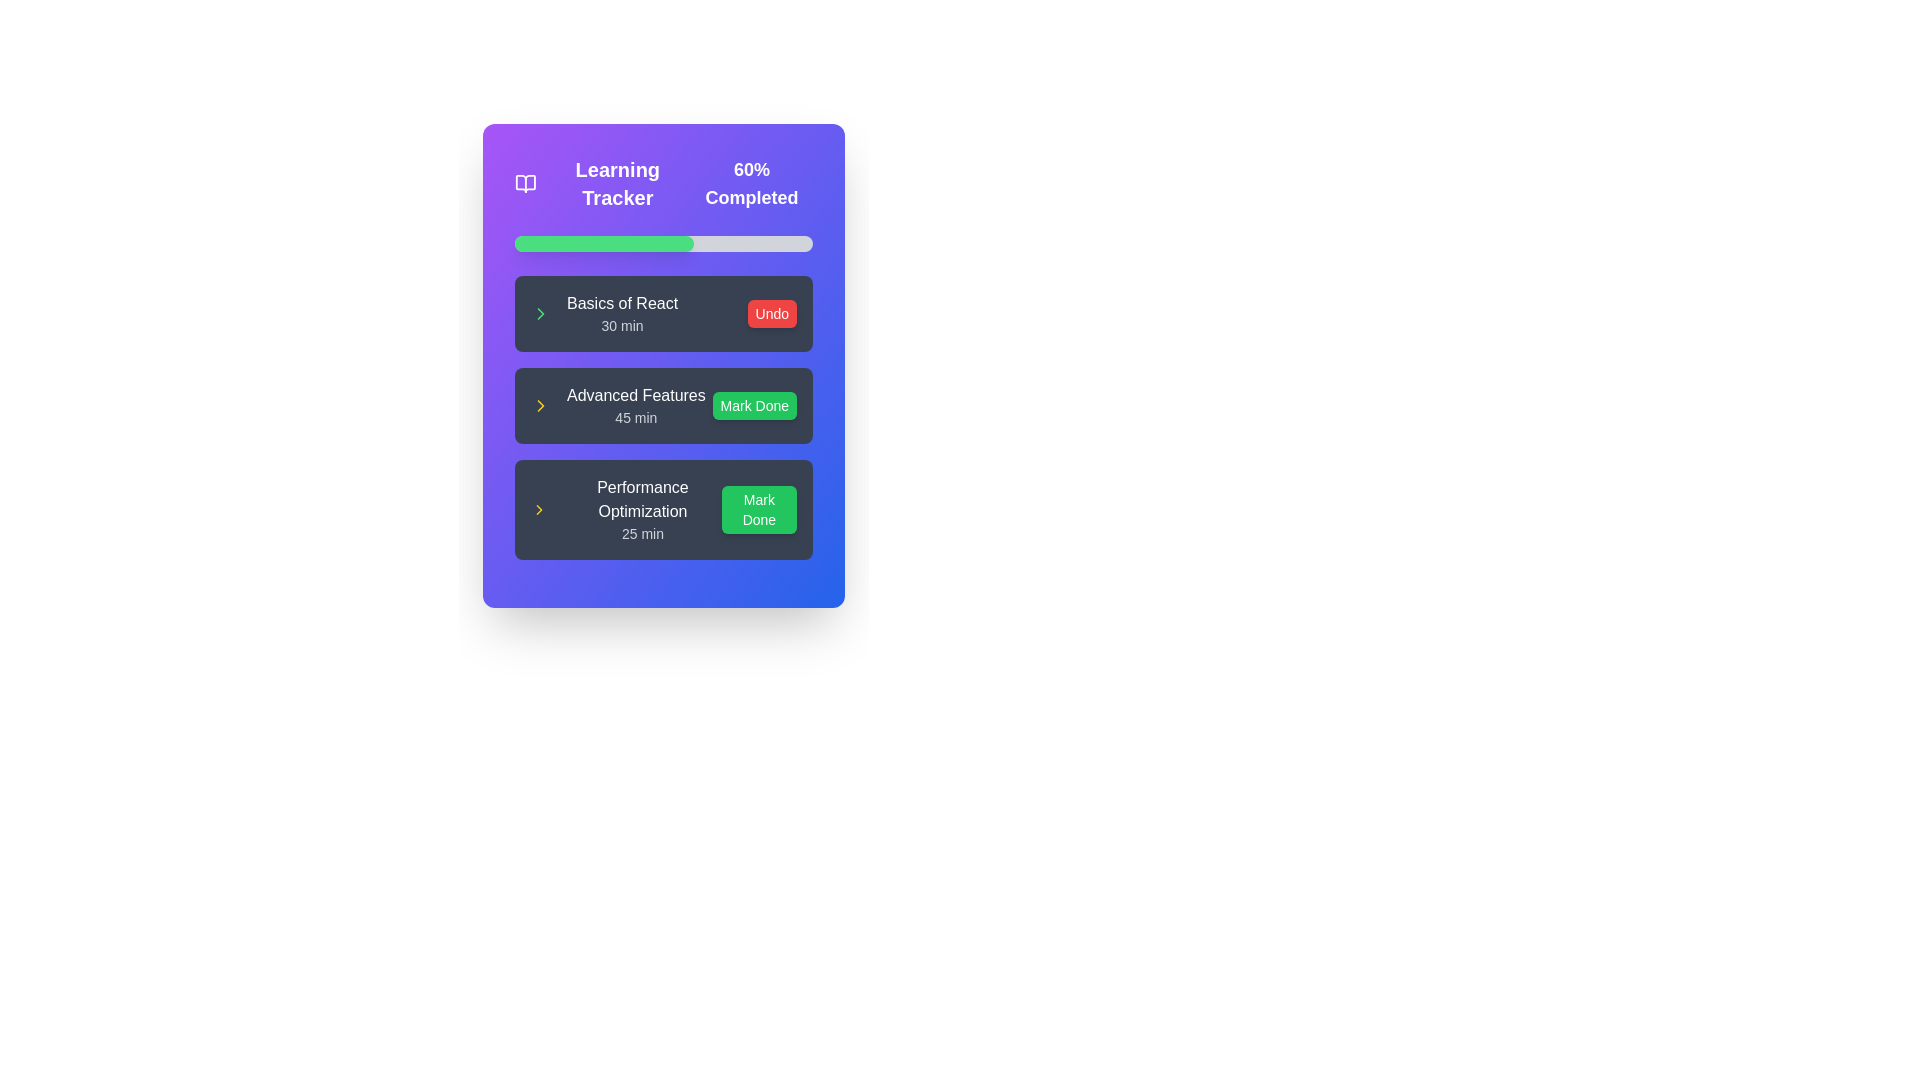 Image resolution: width=1920 pixels, height=1080 pixels. What do you see at coordinates (771, 313) in the screenshot?
I see `the 'Undo' button, which is a medium-sized, rounded rectangular button with a red background, located on the far right of the entry titled 'Basics of React'` at bounding box center [771, 313].